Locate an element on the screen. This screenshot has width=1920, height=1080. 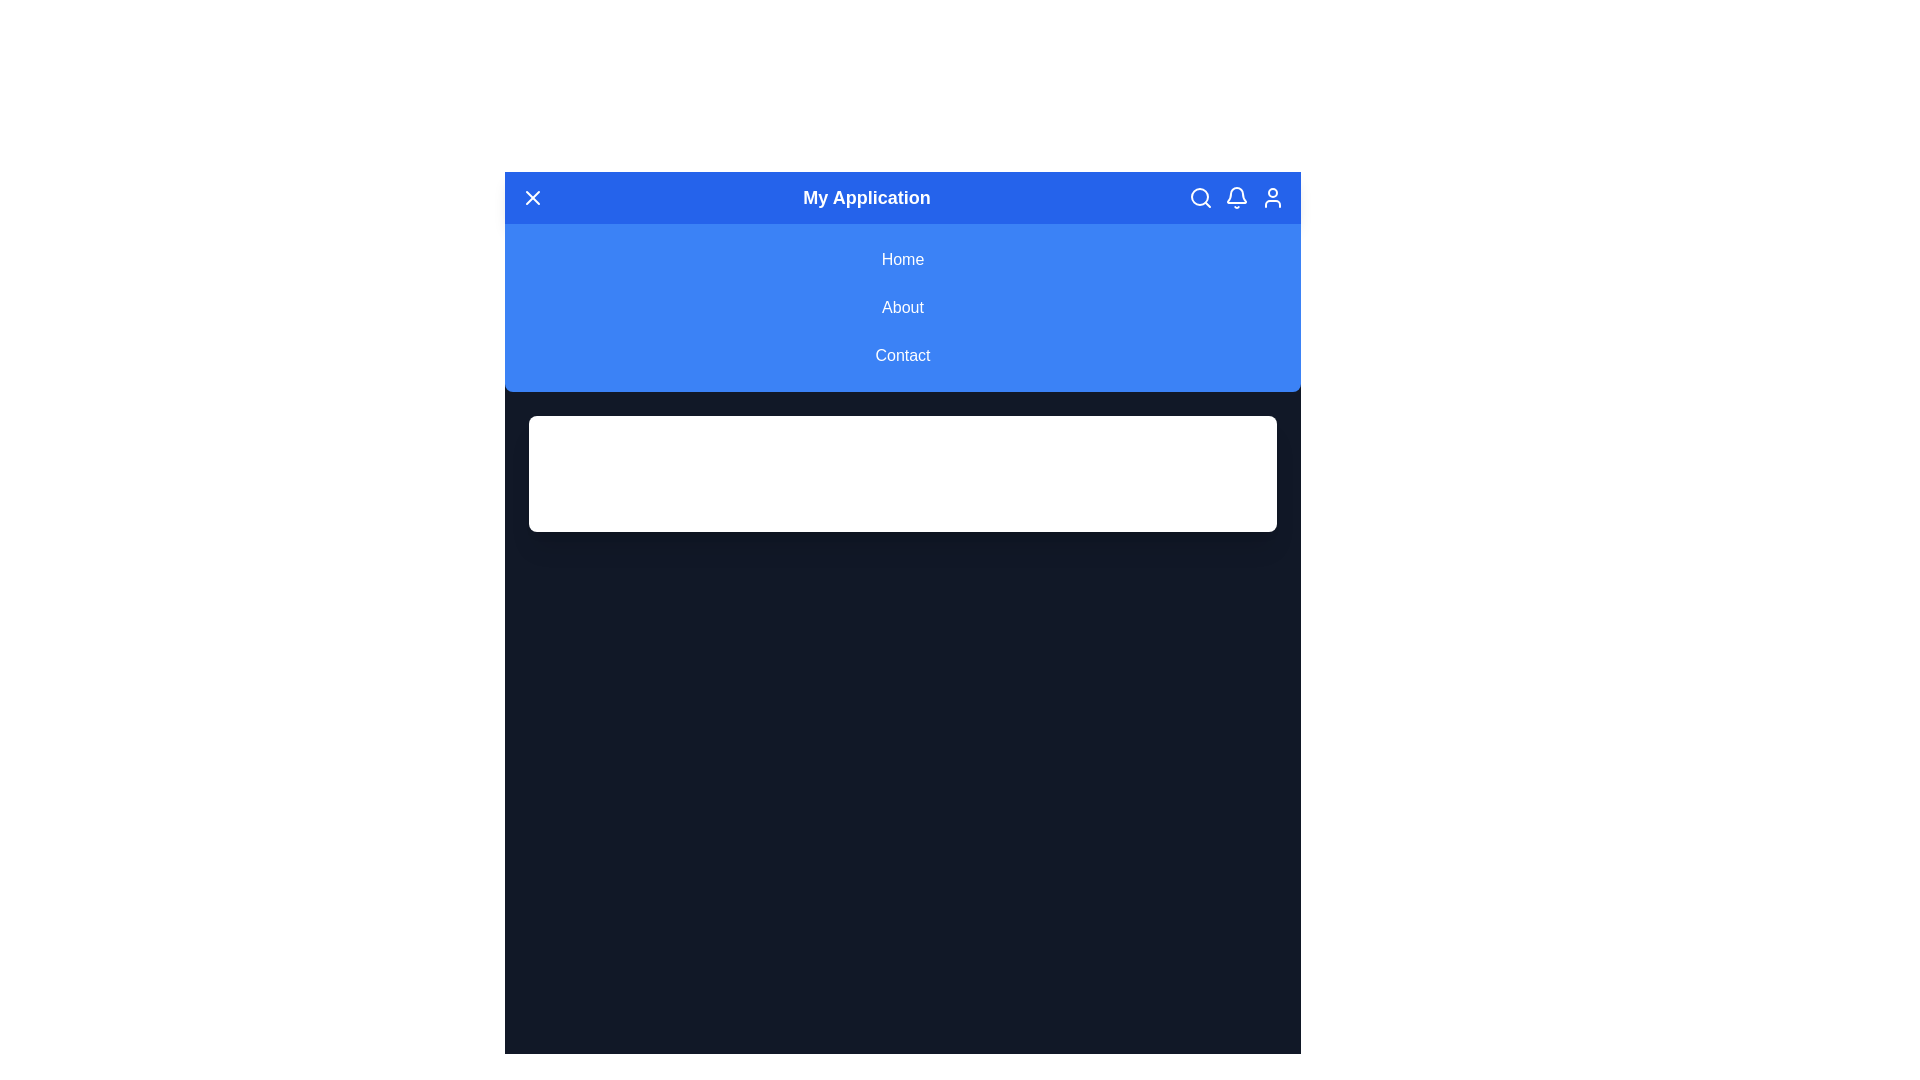
the navigation link Contact is located at coordinates (901, 354).